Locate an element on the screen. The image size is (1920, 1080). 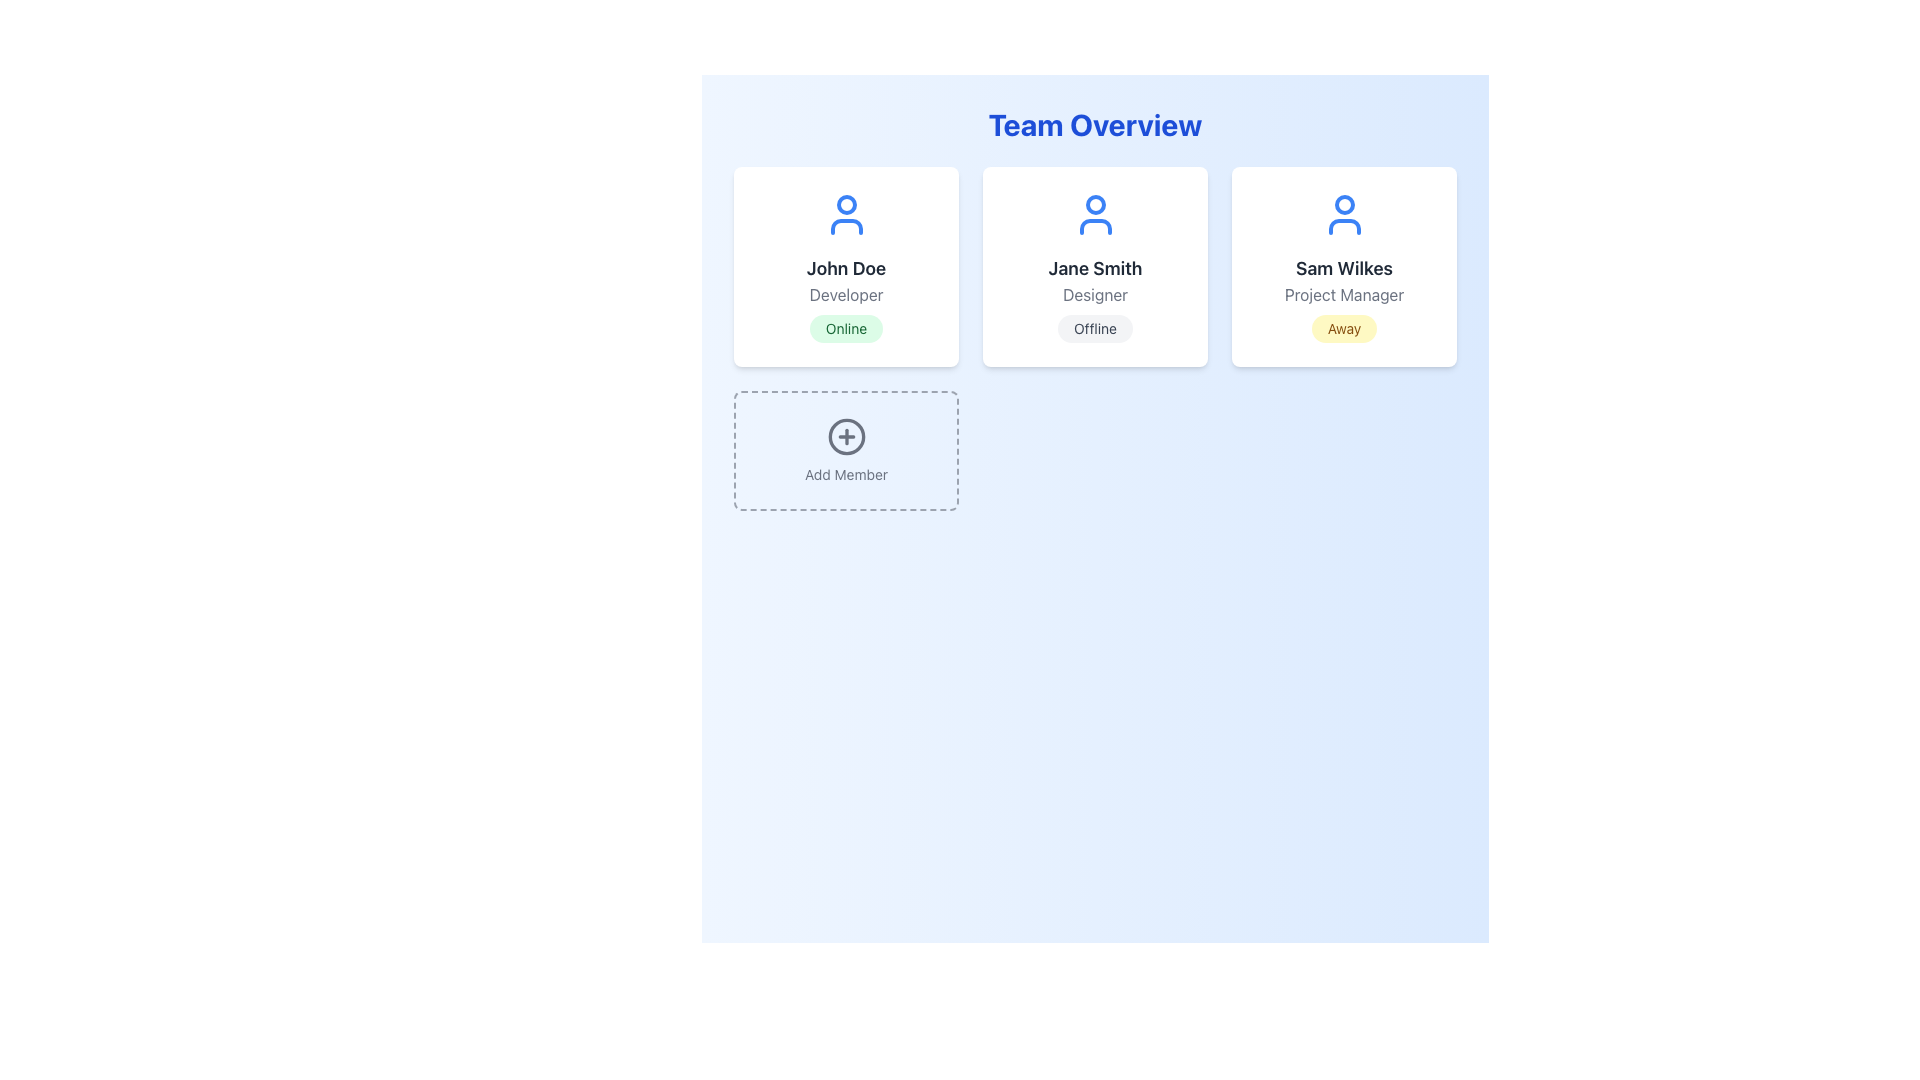
the circular icon button with a '+' sign in its center, located in the bottom-left quadrant of the main interface is located at coordinates (846, 435).